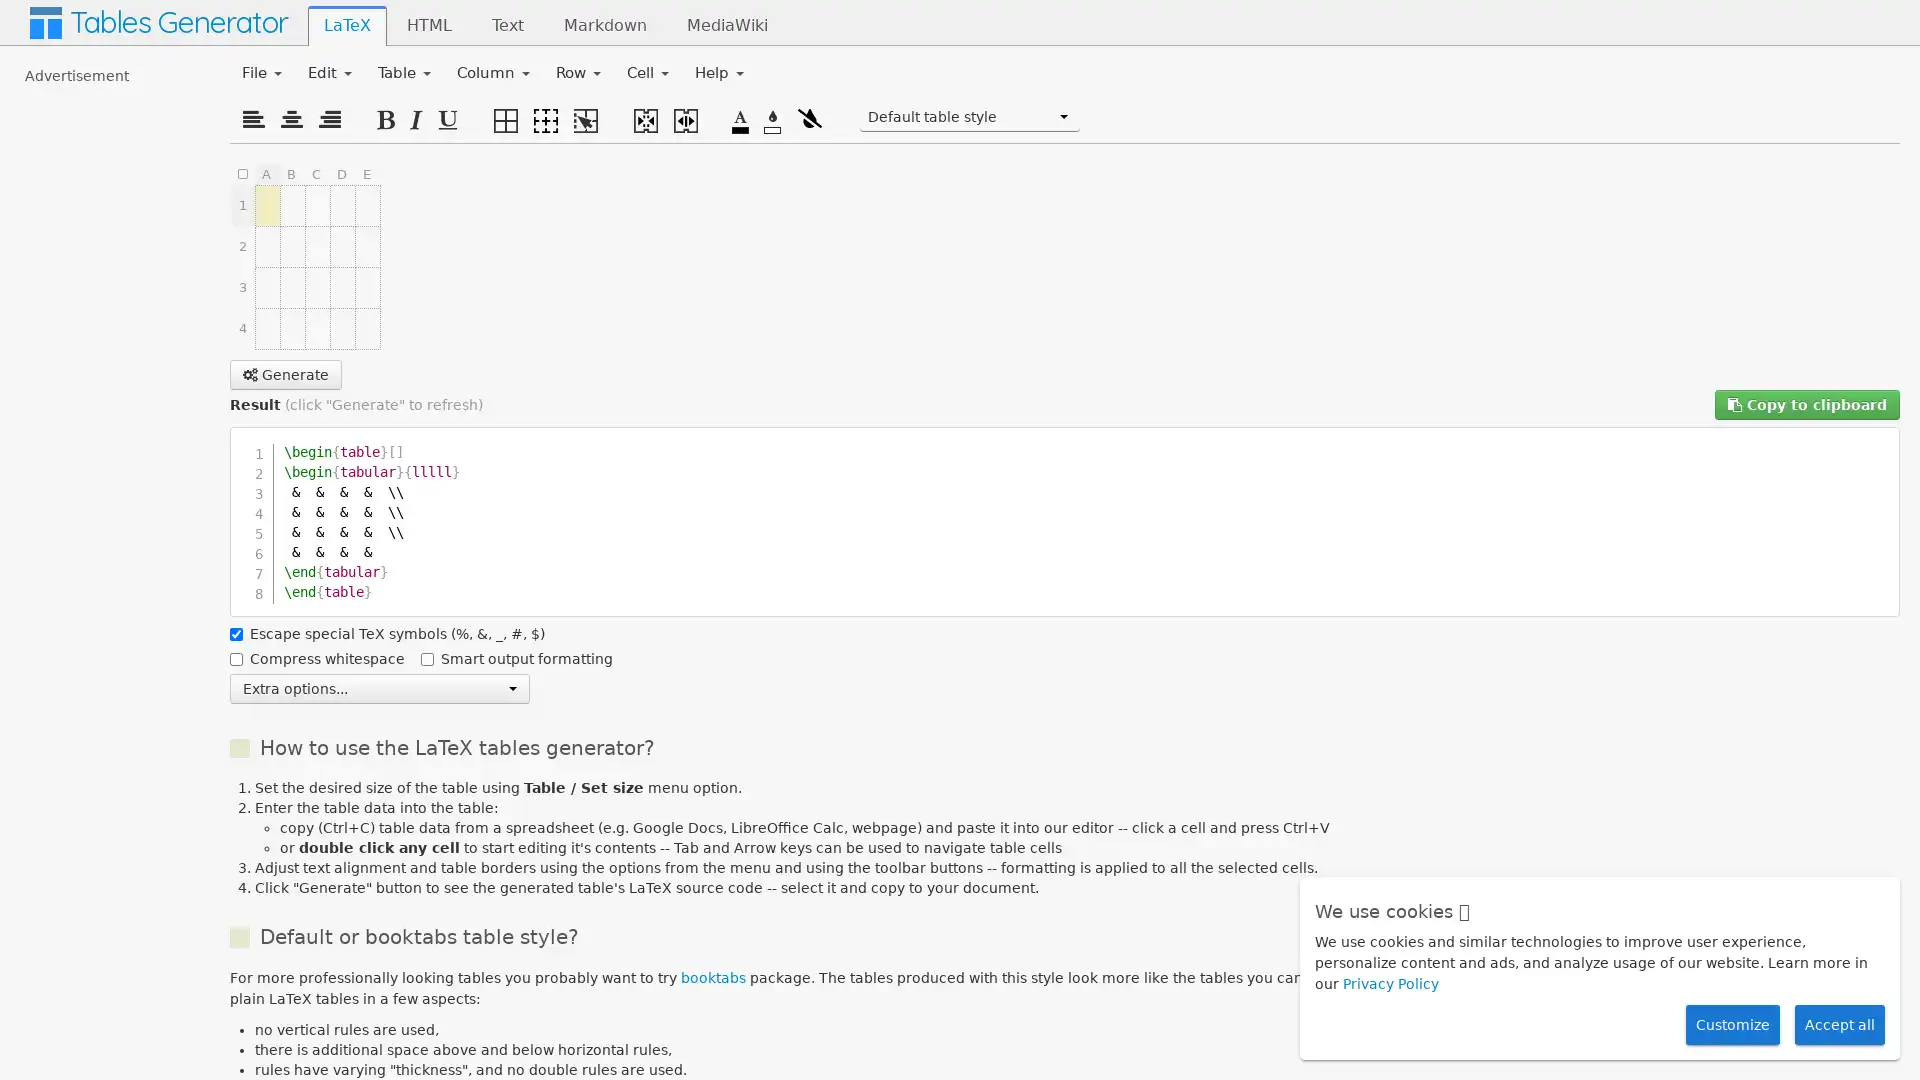  Describe the element at coordinates (719, 72) in the screenshot. I see `Help` at that location.